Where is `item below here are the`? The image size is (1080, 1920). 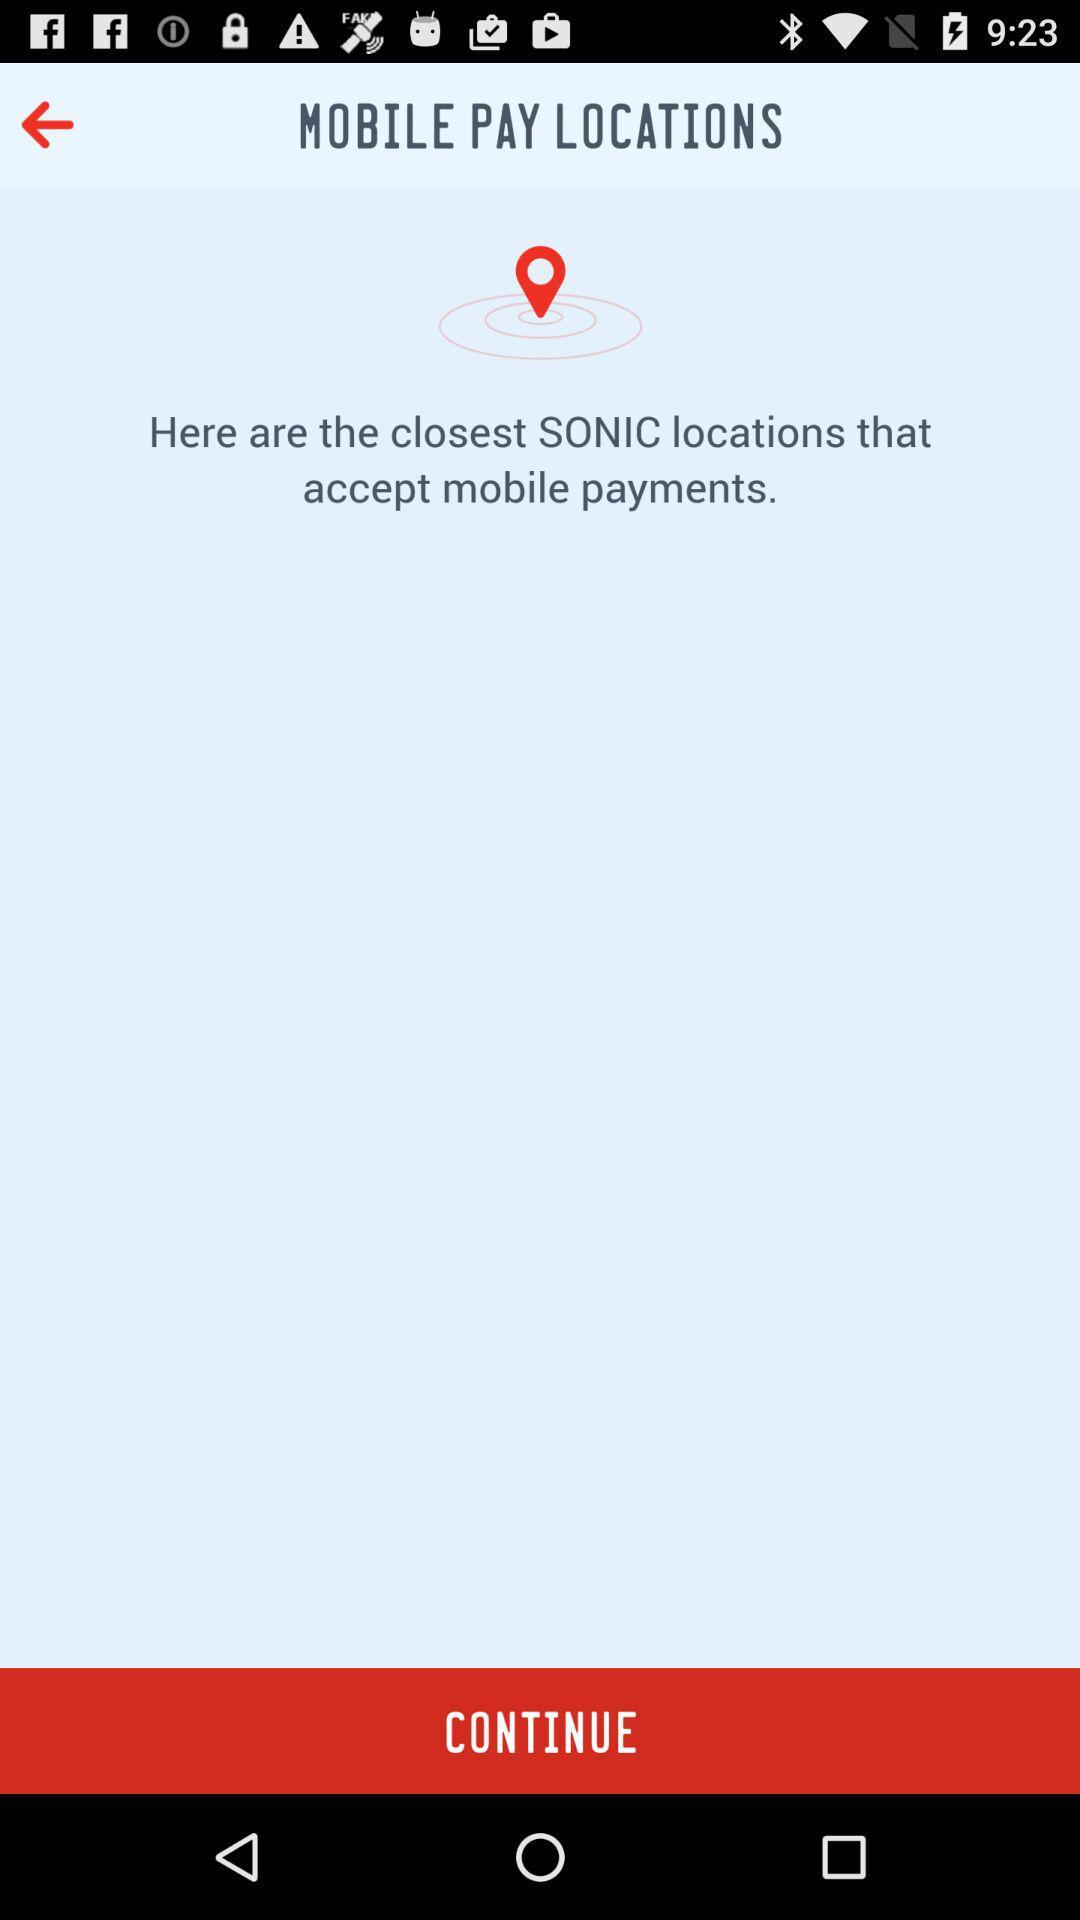 item below here are the is located at coordinates (540, 1120).